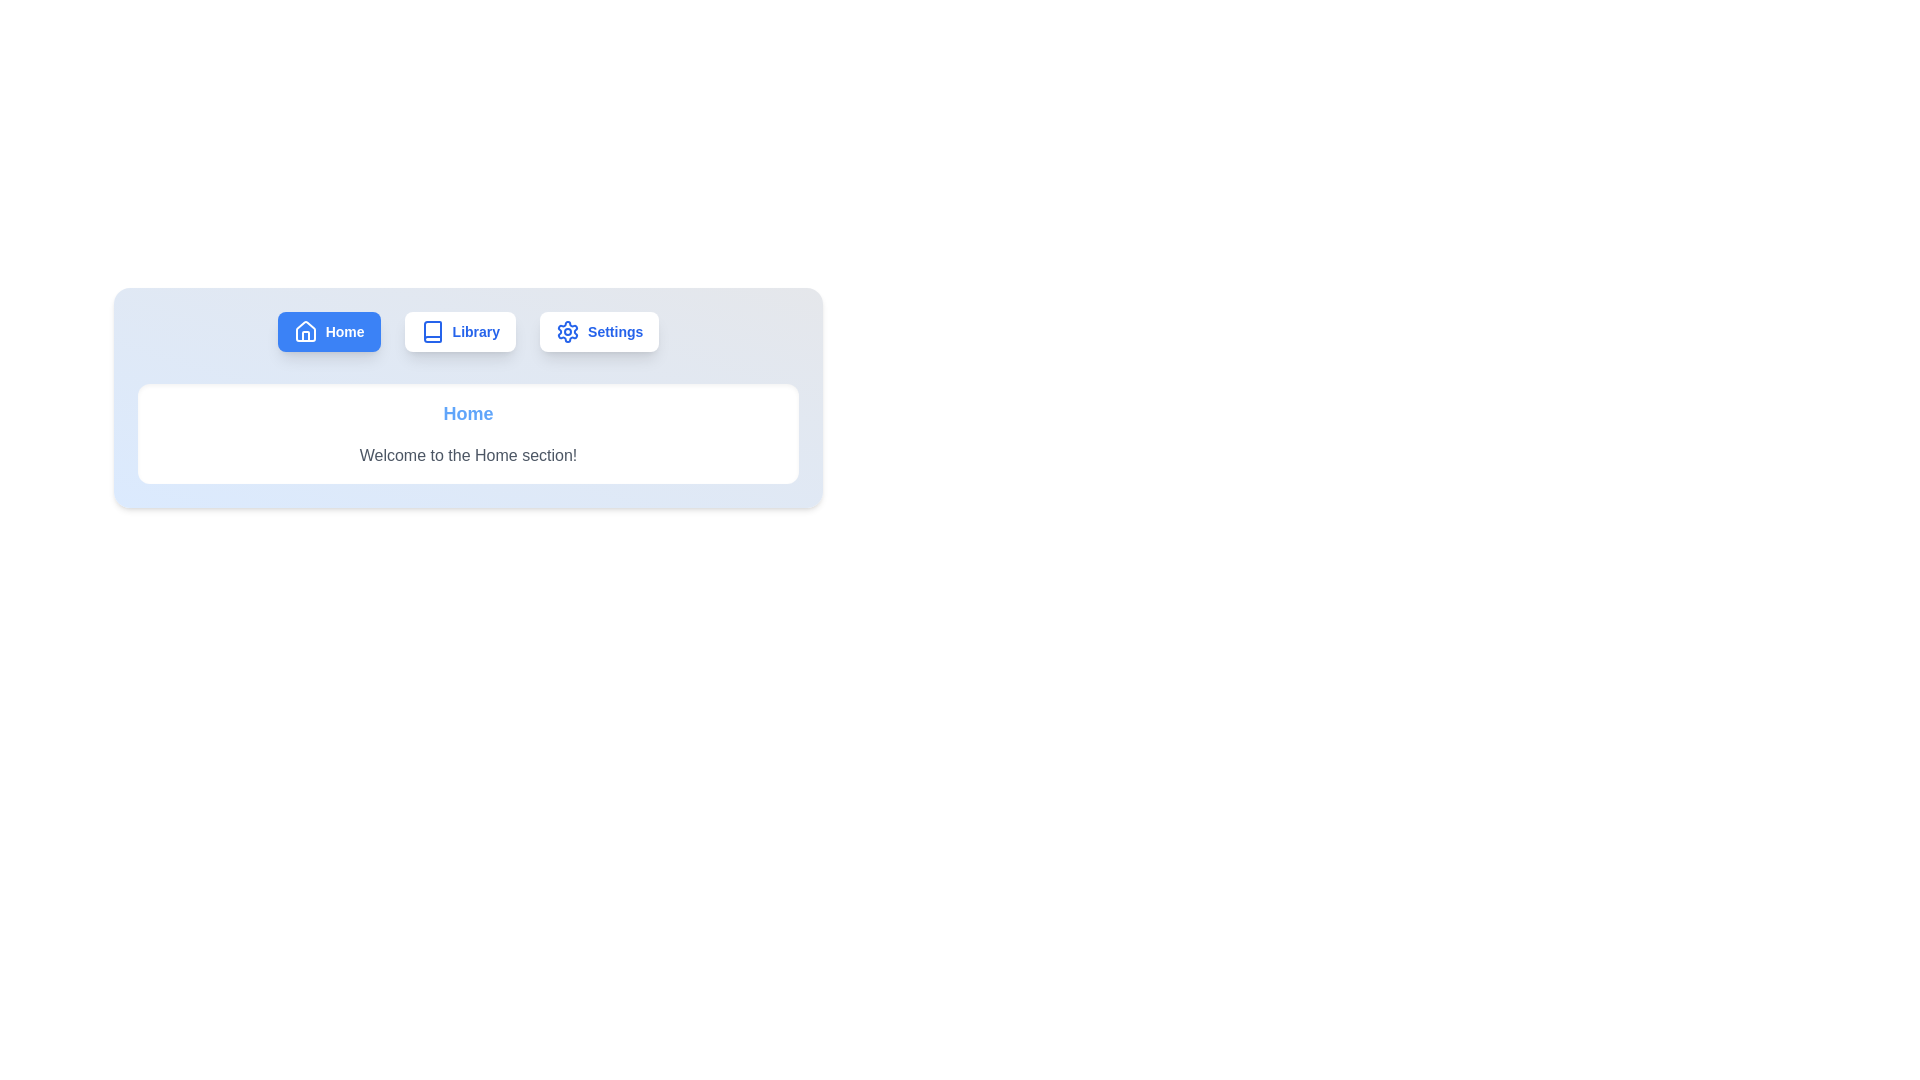 The image size is (1920, 1080). I want to click on the Library tab, so click(459, 330).